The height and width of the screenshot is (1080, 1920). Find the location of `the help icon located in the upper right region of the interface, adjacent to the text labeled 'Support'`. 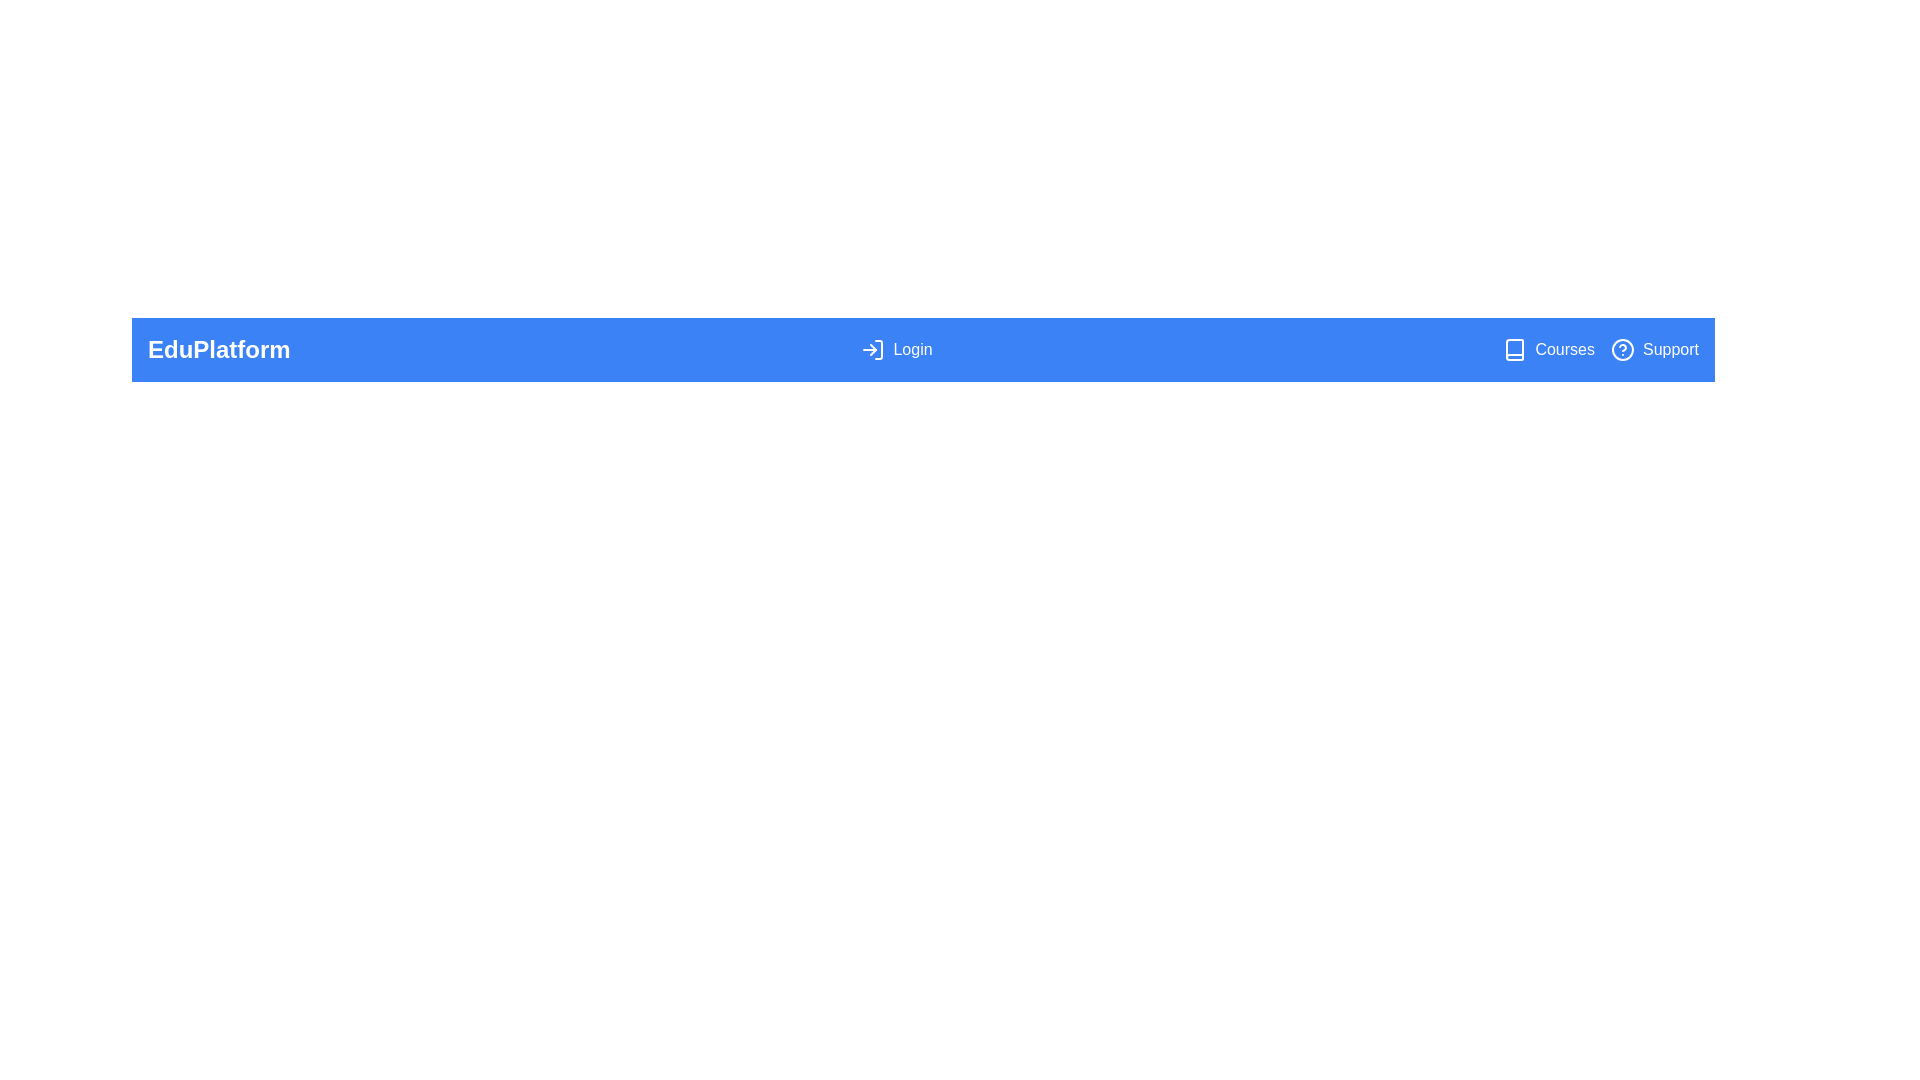

the help icon located in the upper right region of the interface, adjacent to the text labeled 'Support' is located at coordinates (1622, 349).